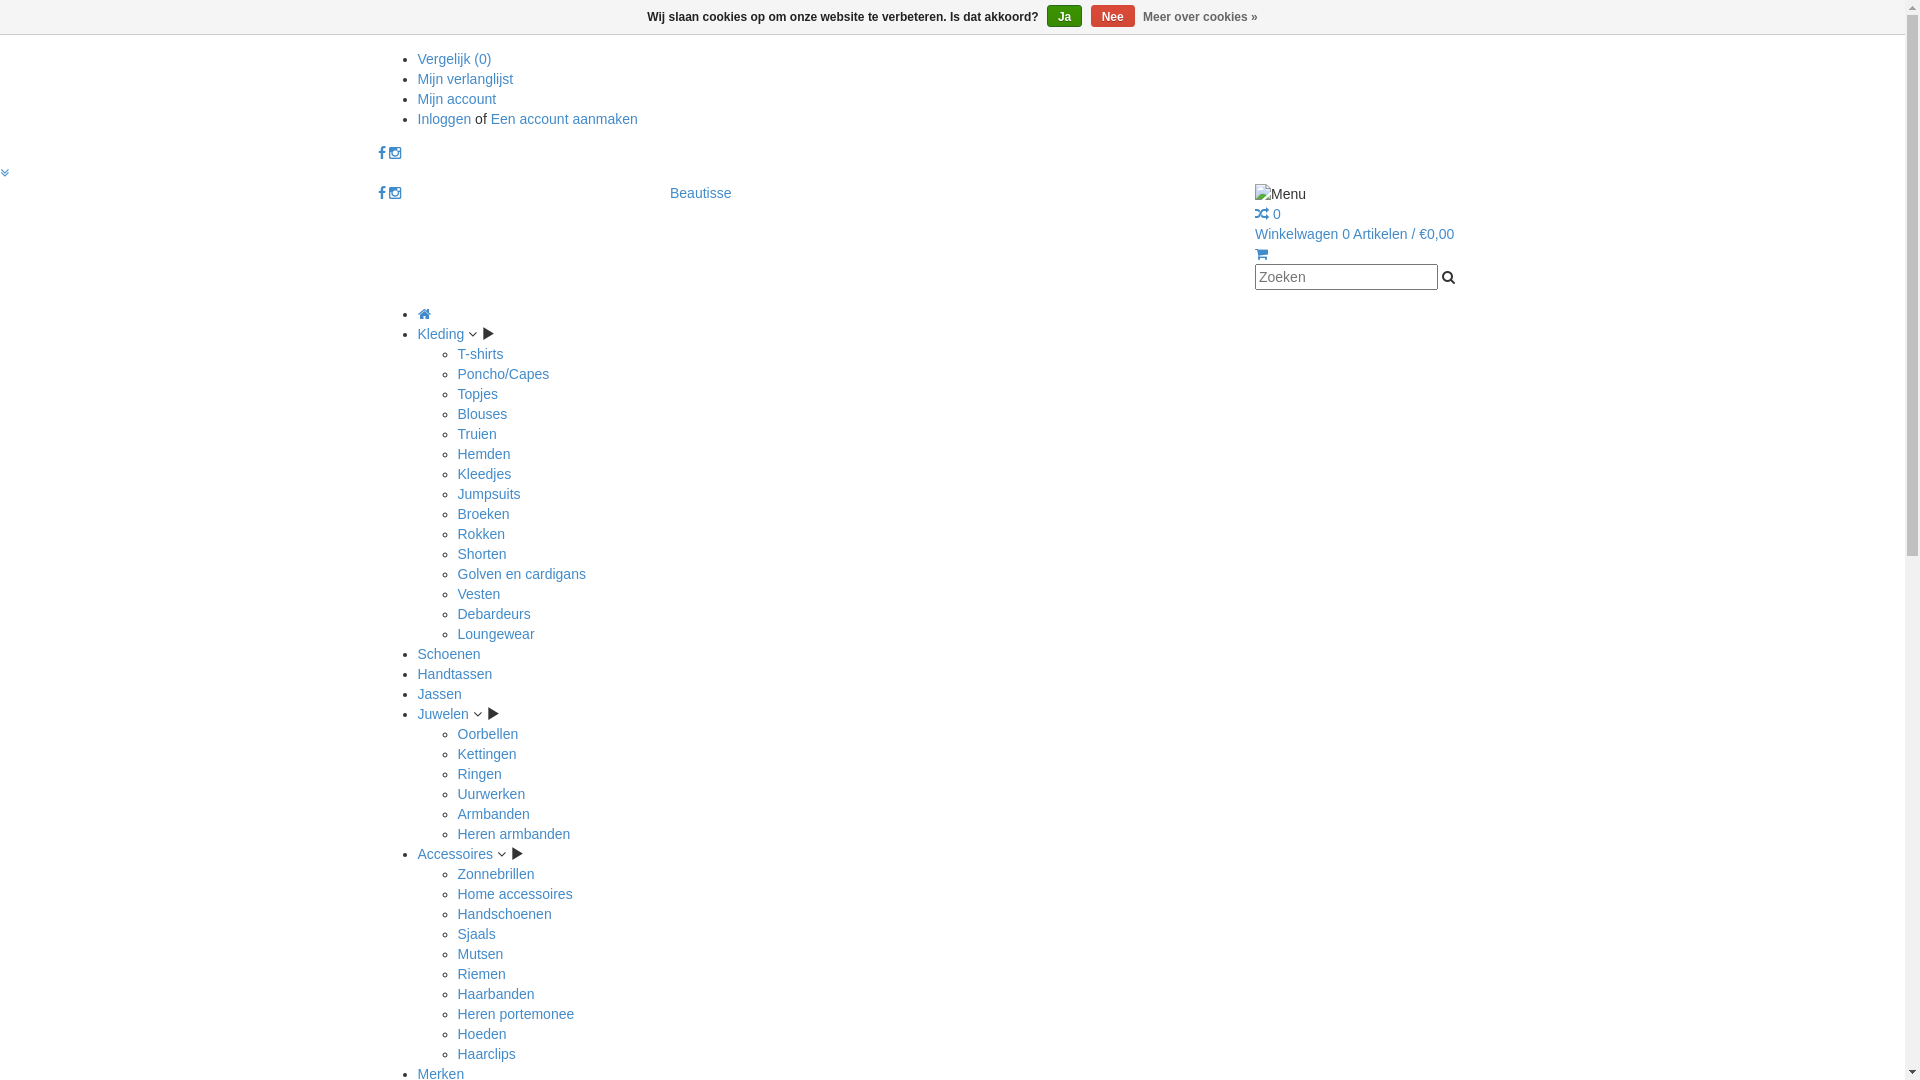  What do you see at coordinates (439, 693) in the screenshot?
I see `'Jassen'` at bounding box center [439, 693].